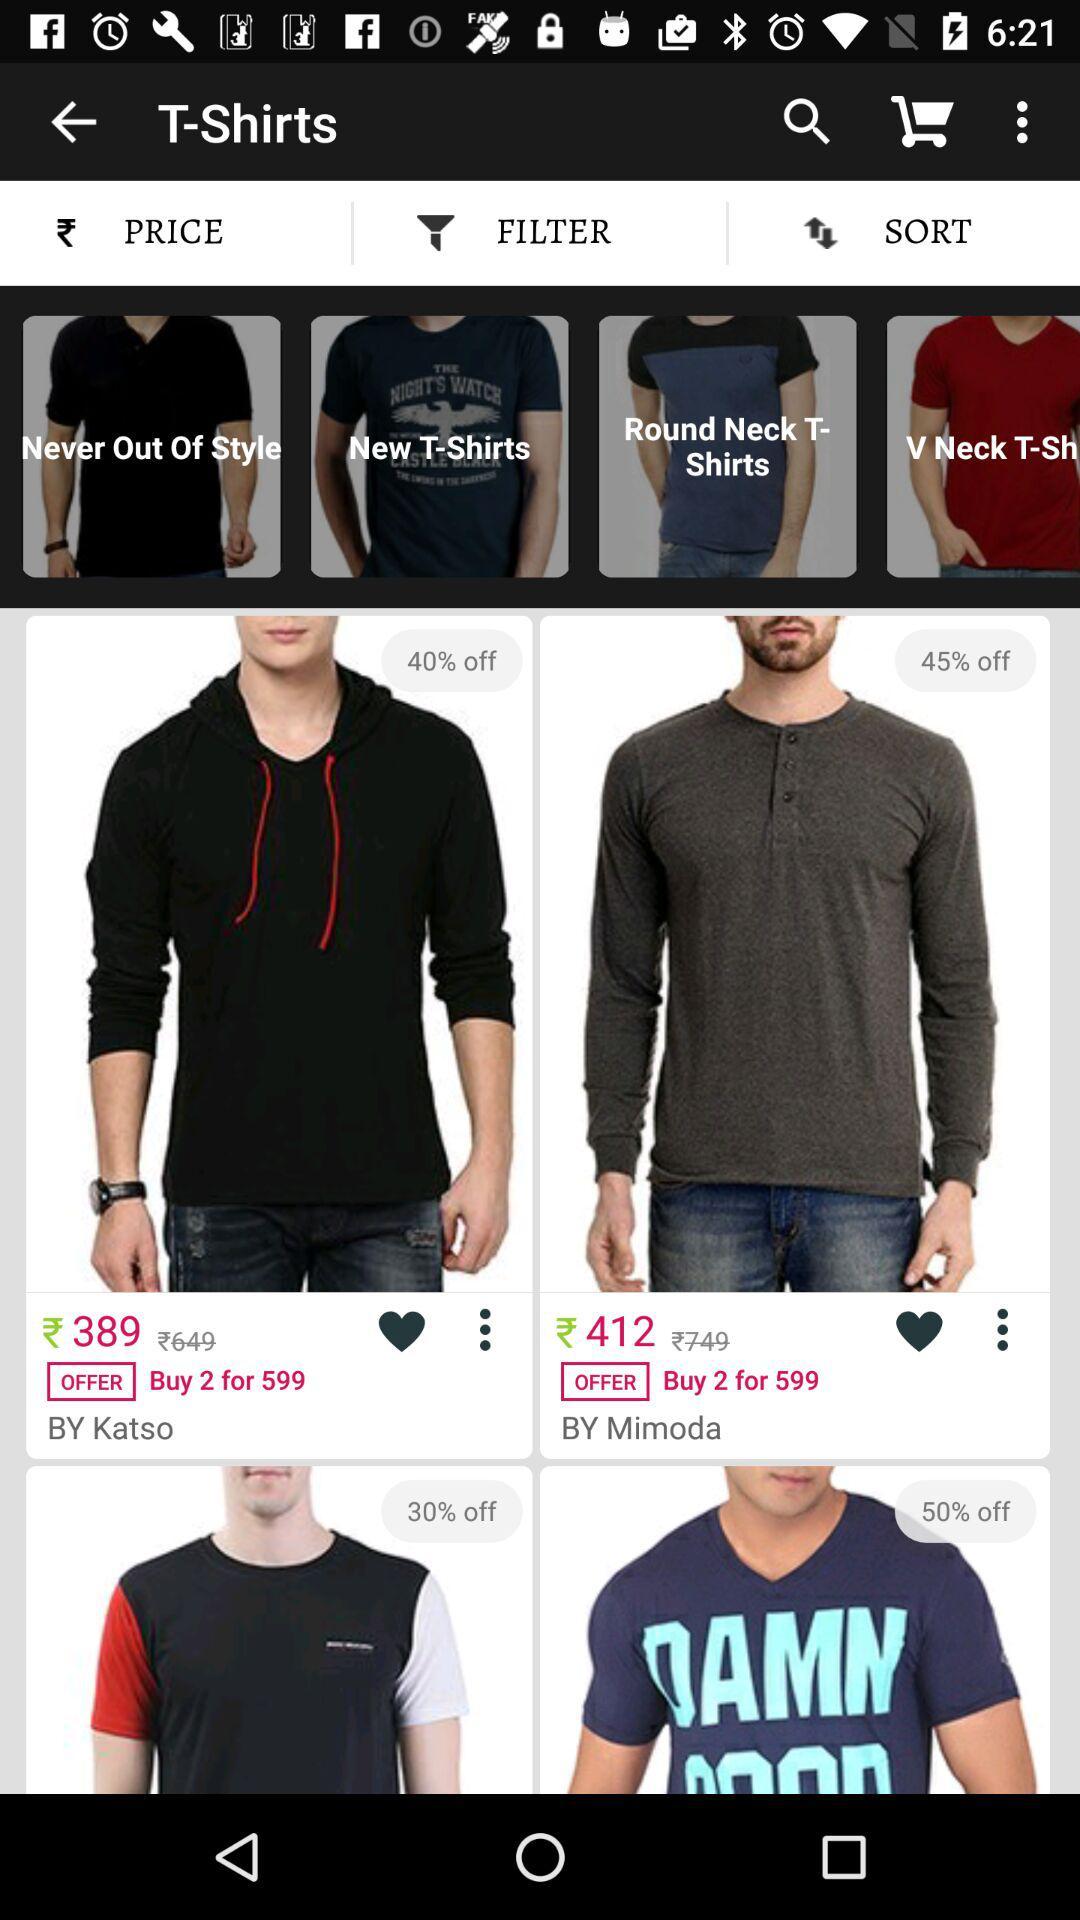  I want to click on menu for highlighted item, so click(493, 1329).